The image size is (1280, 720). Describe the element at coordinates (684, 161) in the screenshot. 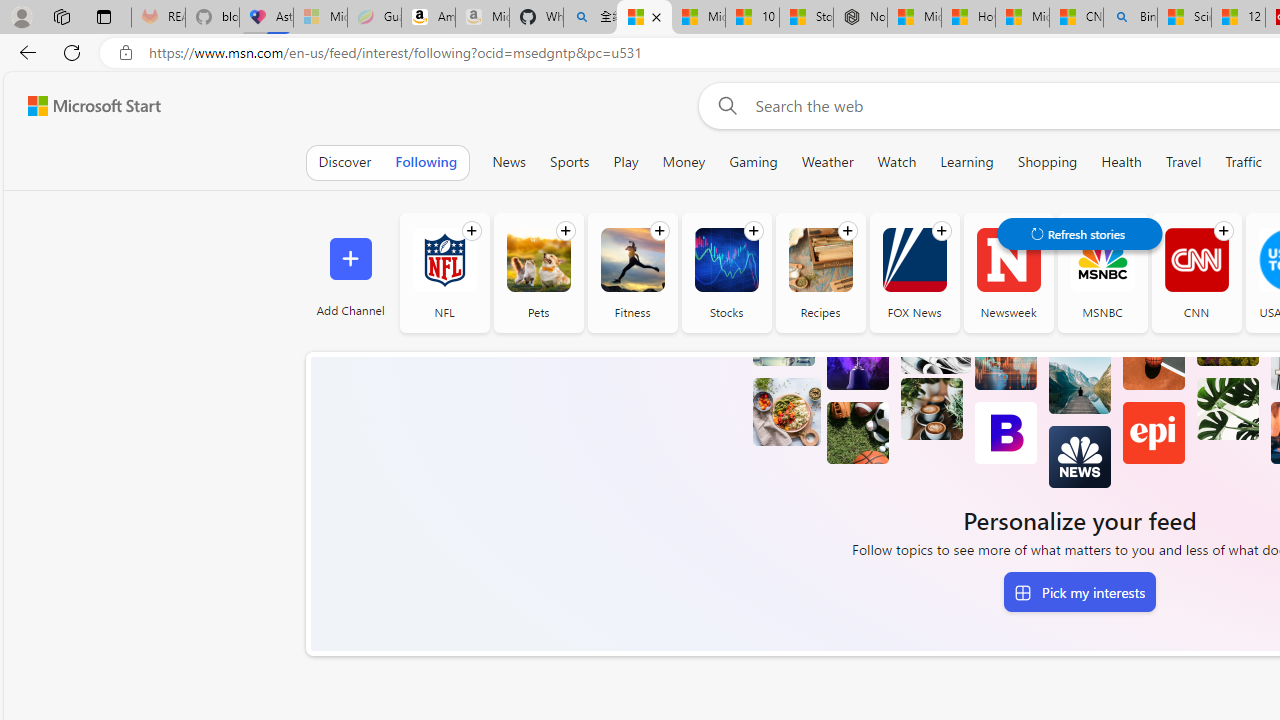

I see `'Money'` at that location.